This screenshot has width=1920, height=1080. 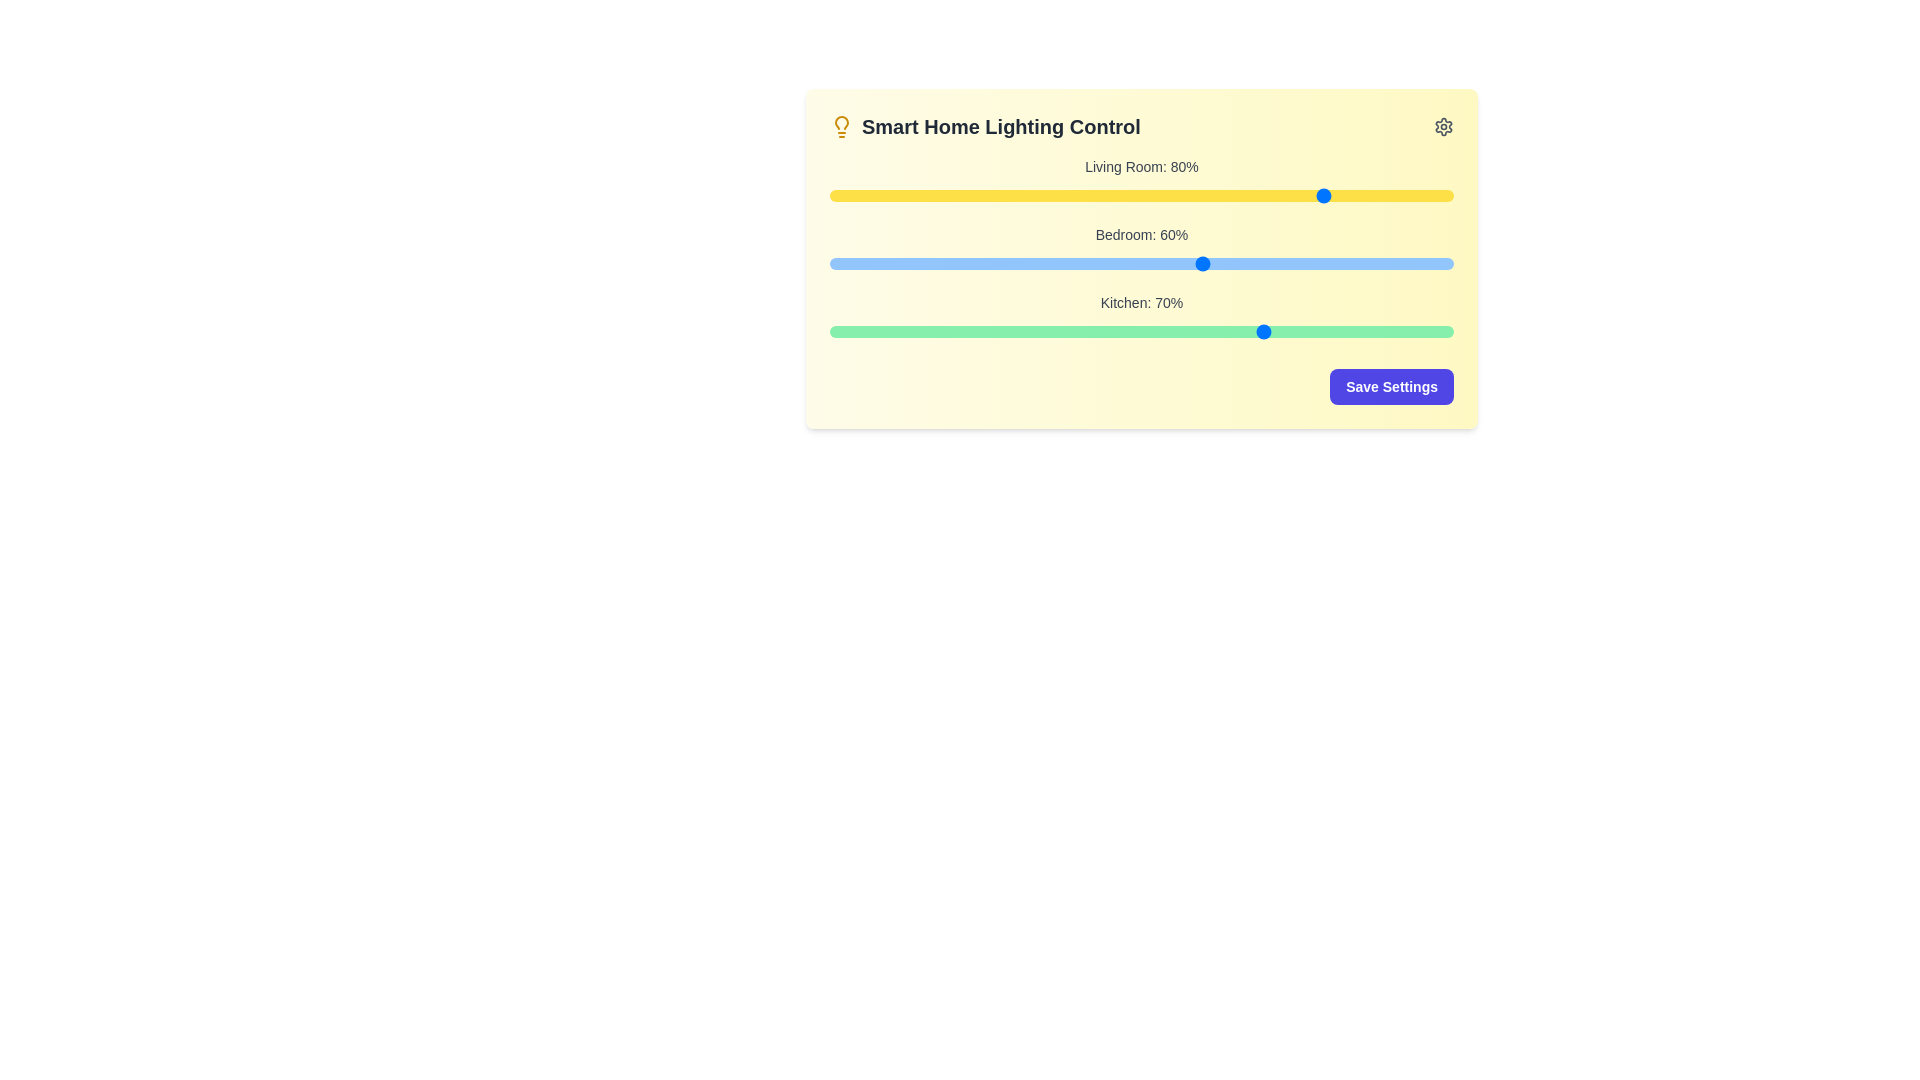 I want to click on the text label displaying 'Living Room: 80%' which is positioned at the top left corner of its section, serving as a description for the associated slider below it, so click(x=1142, y=165).